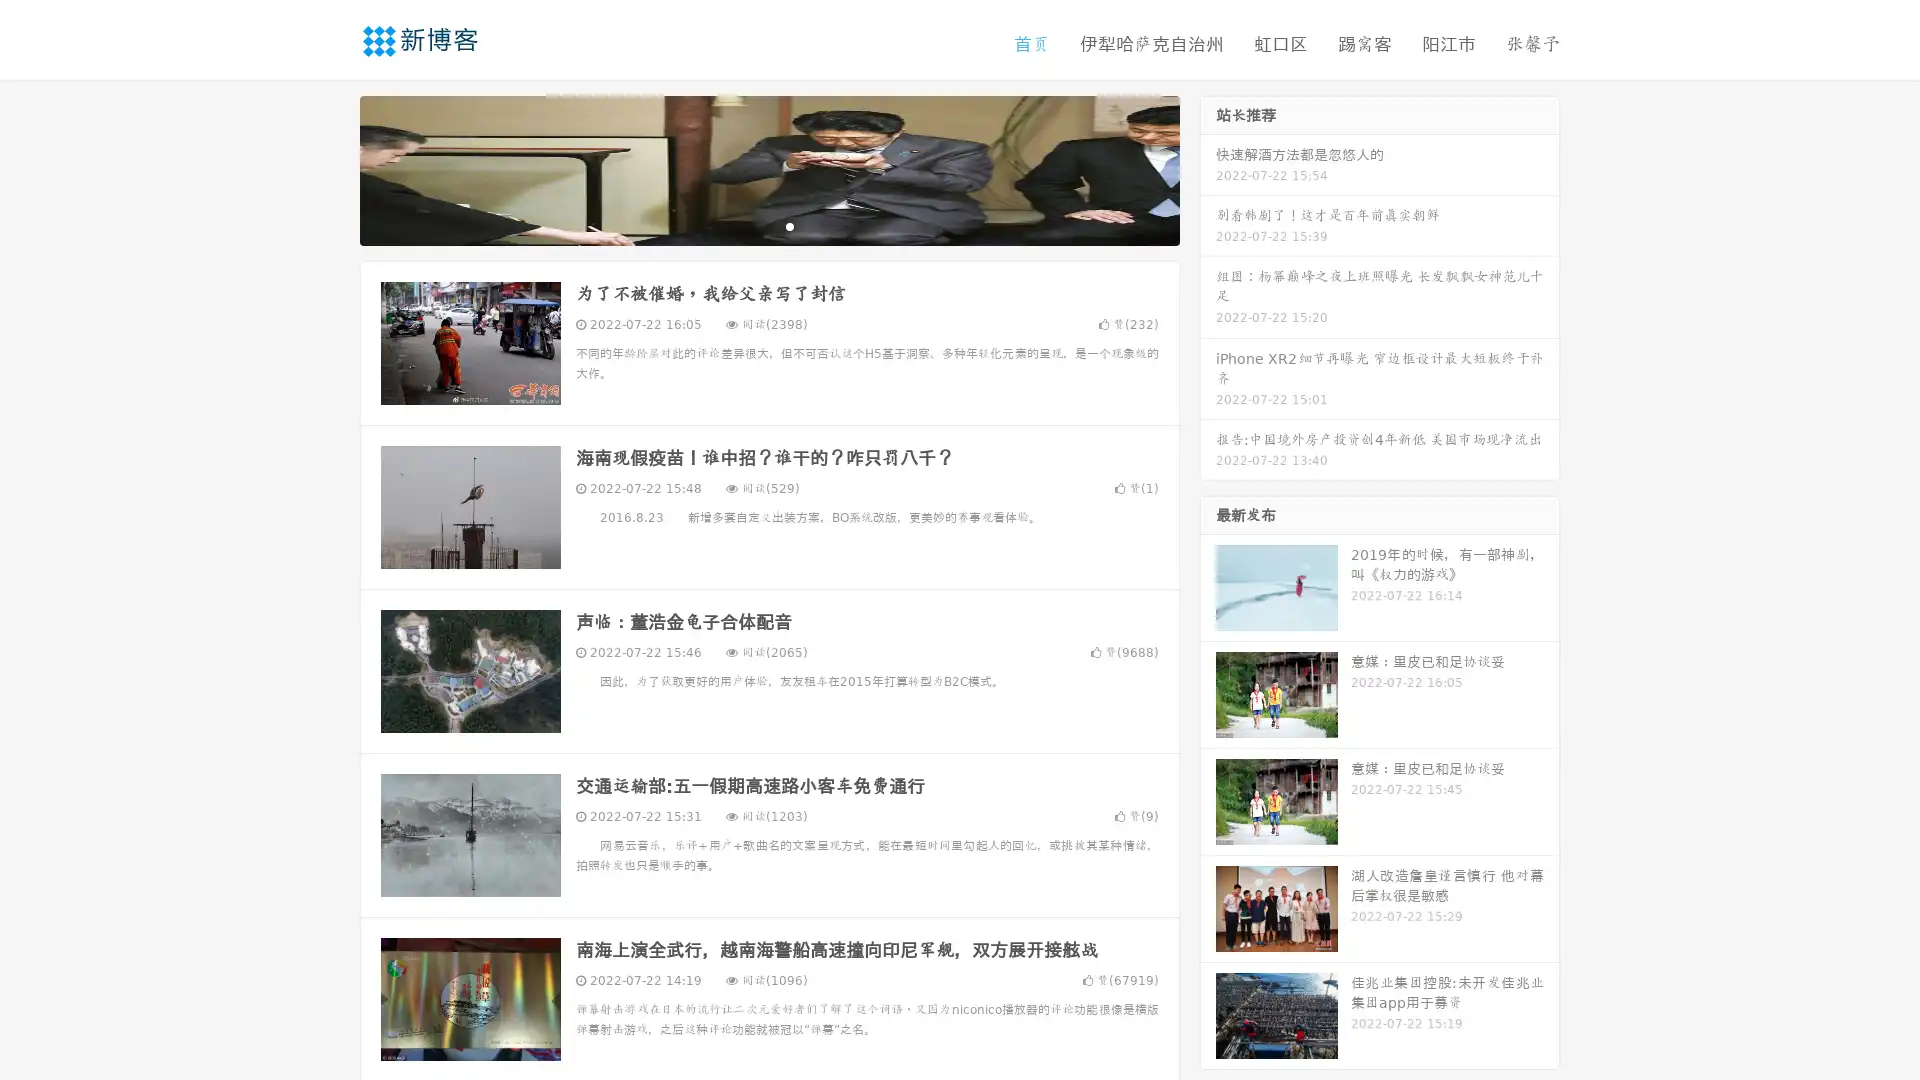 The width and height of the screenshot is (1920, 1080). I want to click on Go to slide 2, so click(768, 225).